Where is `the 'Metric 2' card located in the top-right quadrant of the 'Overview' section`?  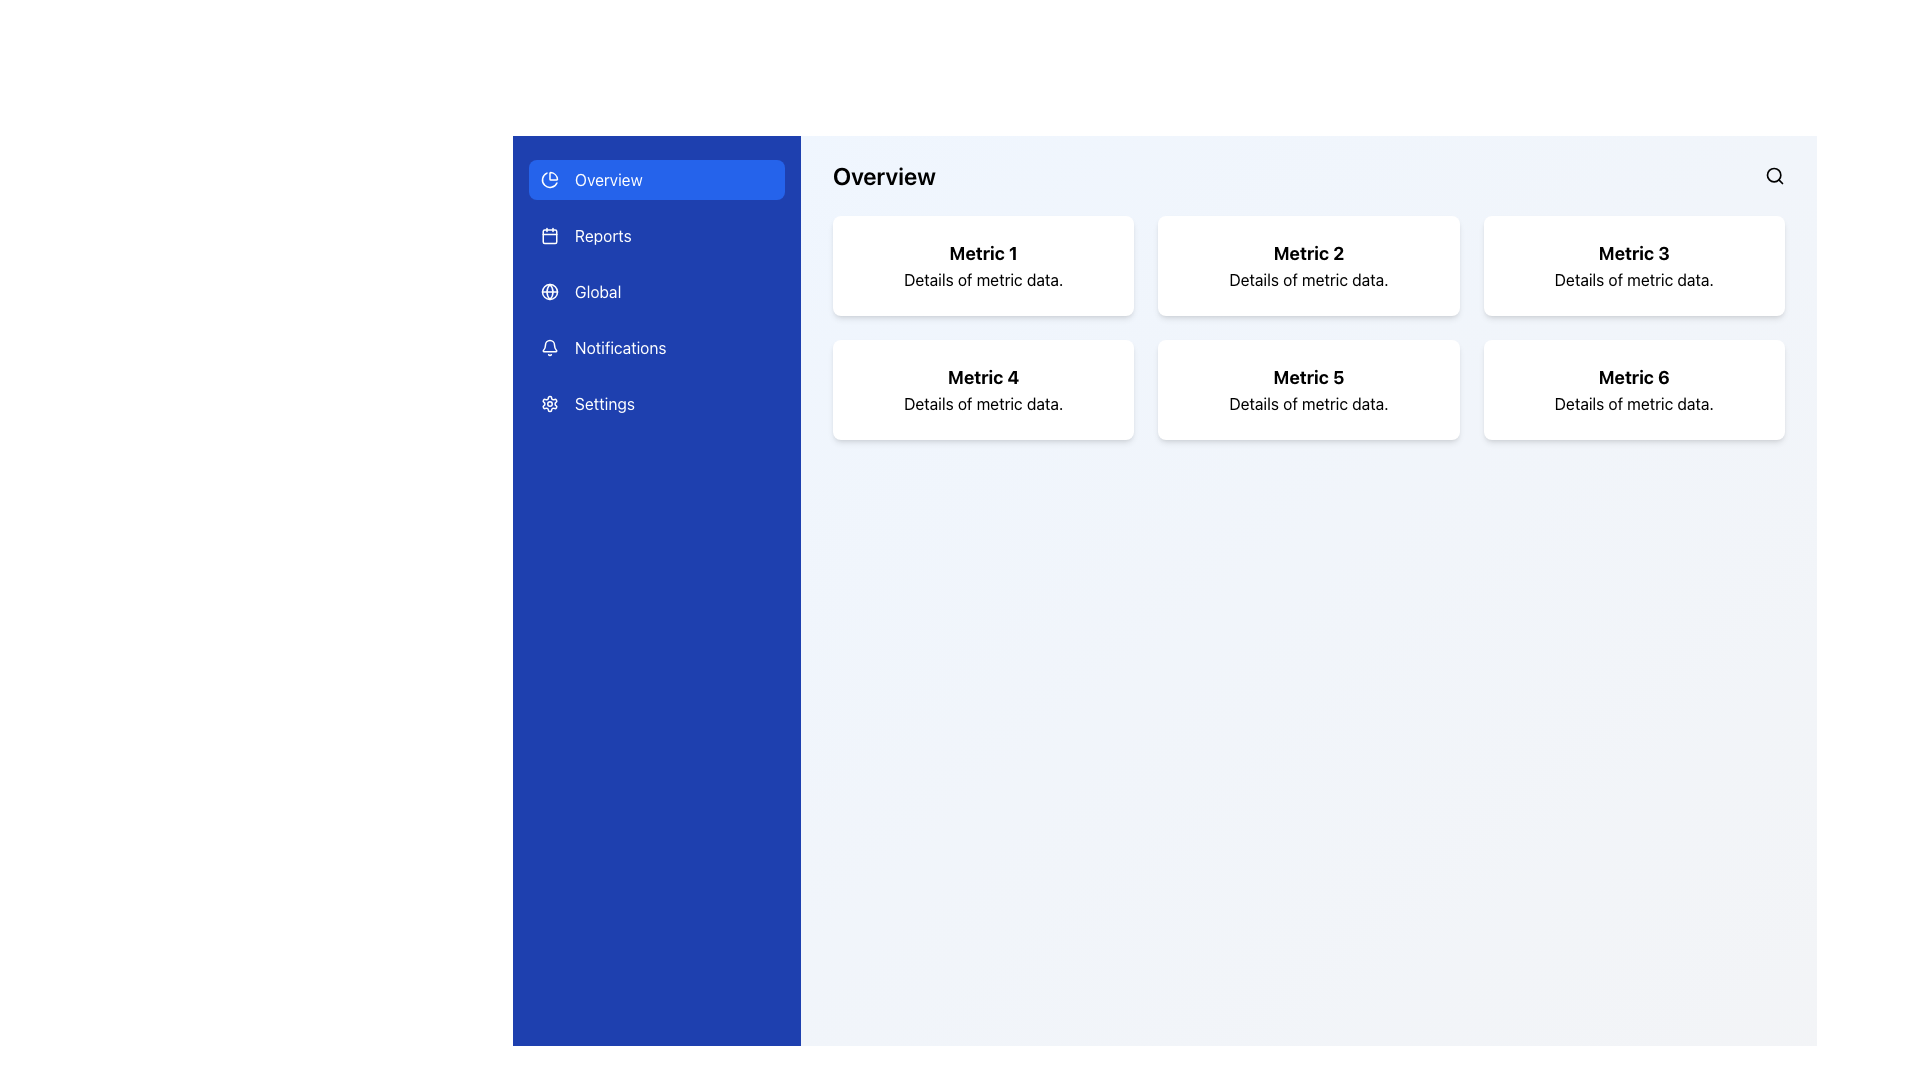 the 'Metric 2' card located in the top-right quadrant of the 'Overview' section is located at coordinates (1309, 300).